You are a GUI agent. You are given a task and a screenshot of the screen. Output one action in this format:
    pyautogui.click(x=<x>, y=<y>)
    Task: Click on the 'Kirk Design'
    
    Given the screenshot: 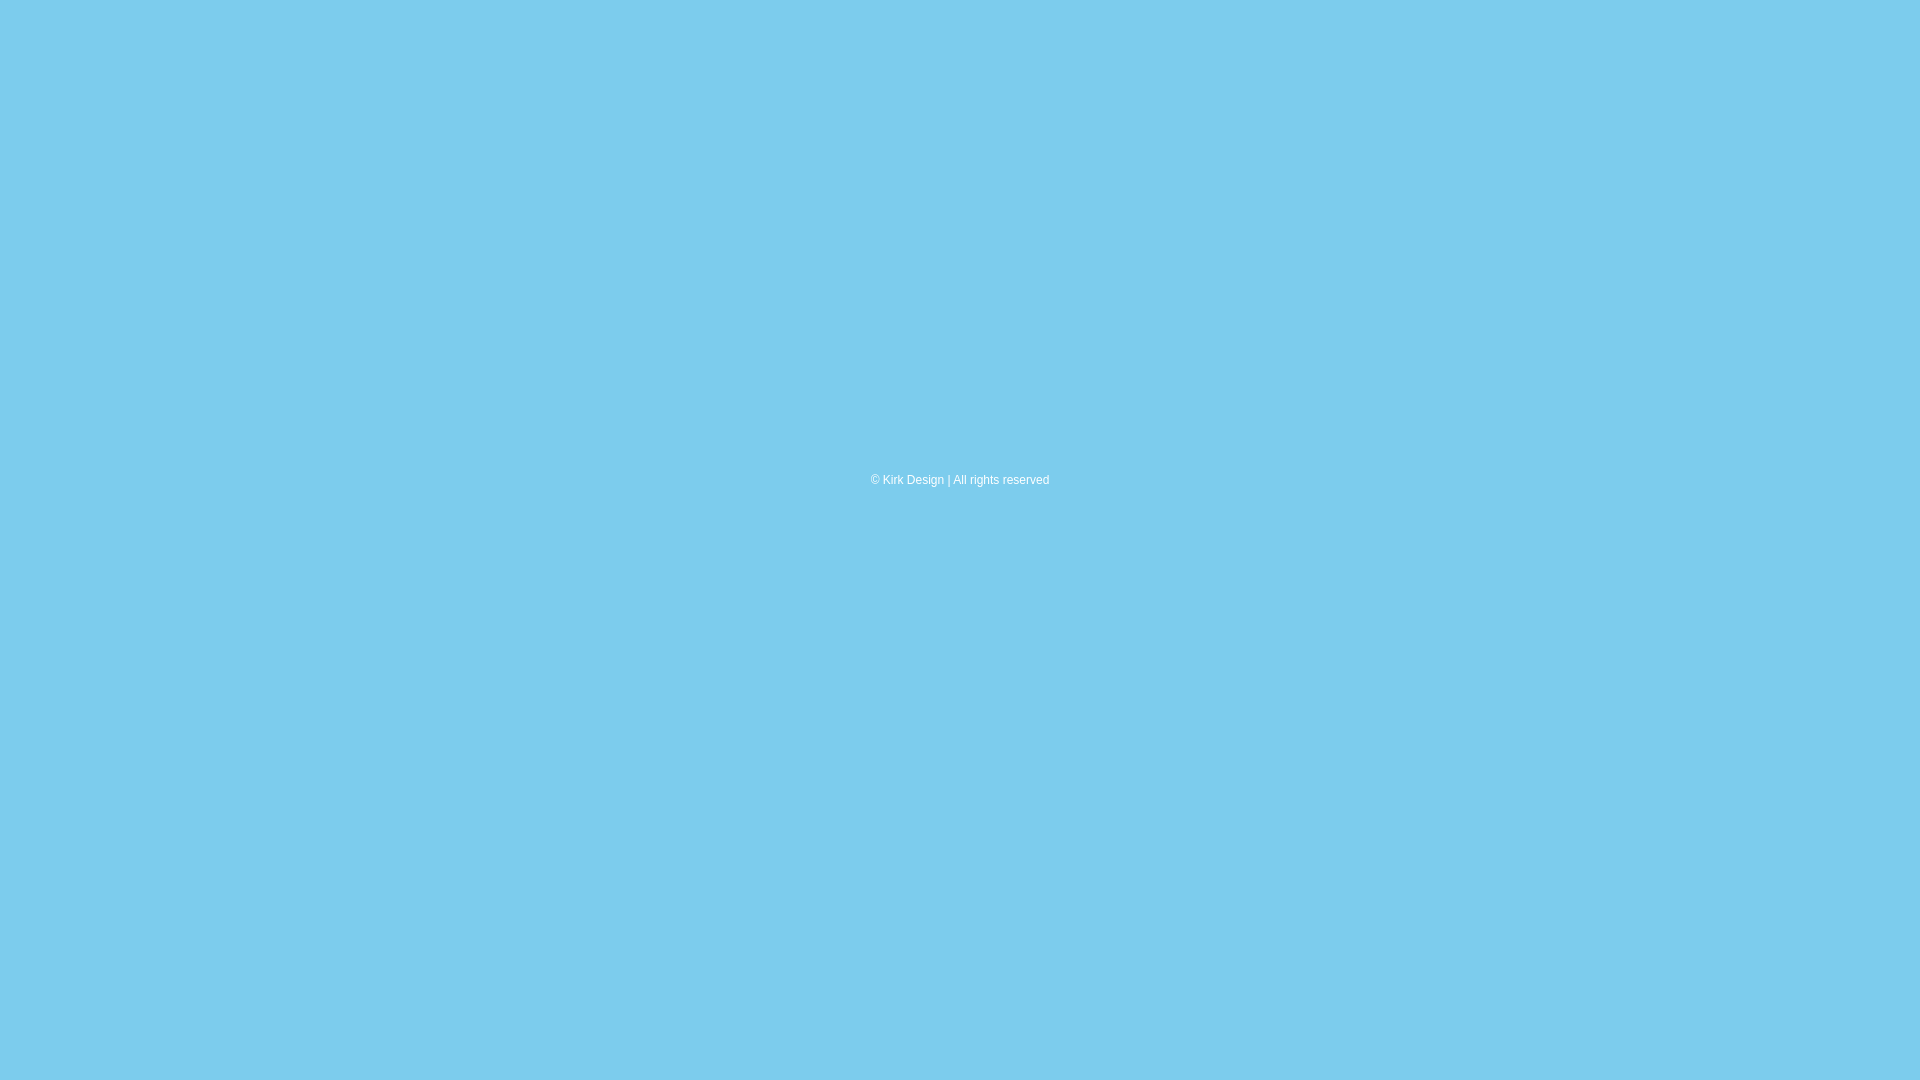 What is the action you would take?
    pyautogui.click(x=912, y=479)
    